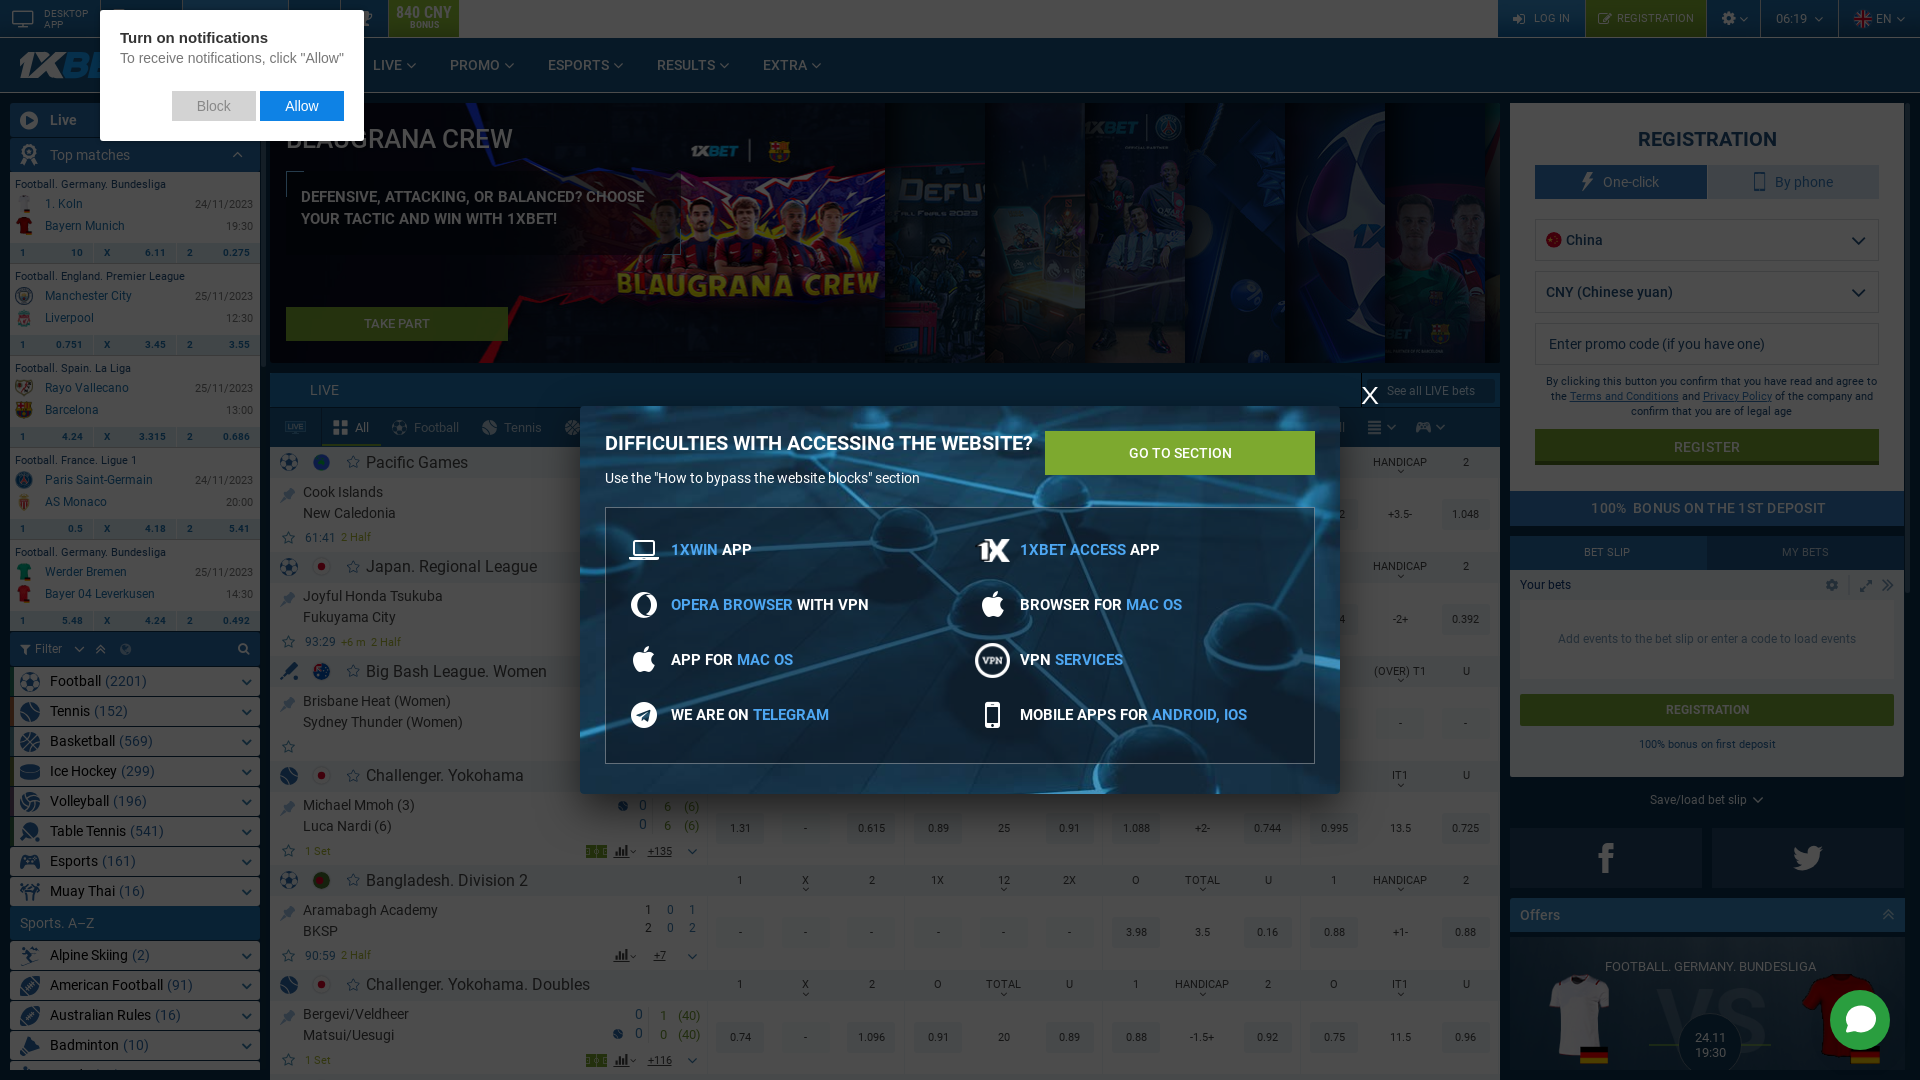  I want to click on 'Ice Hockey, so click(133, 770).